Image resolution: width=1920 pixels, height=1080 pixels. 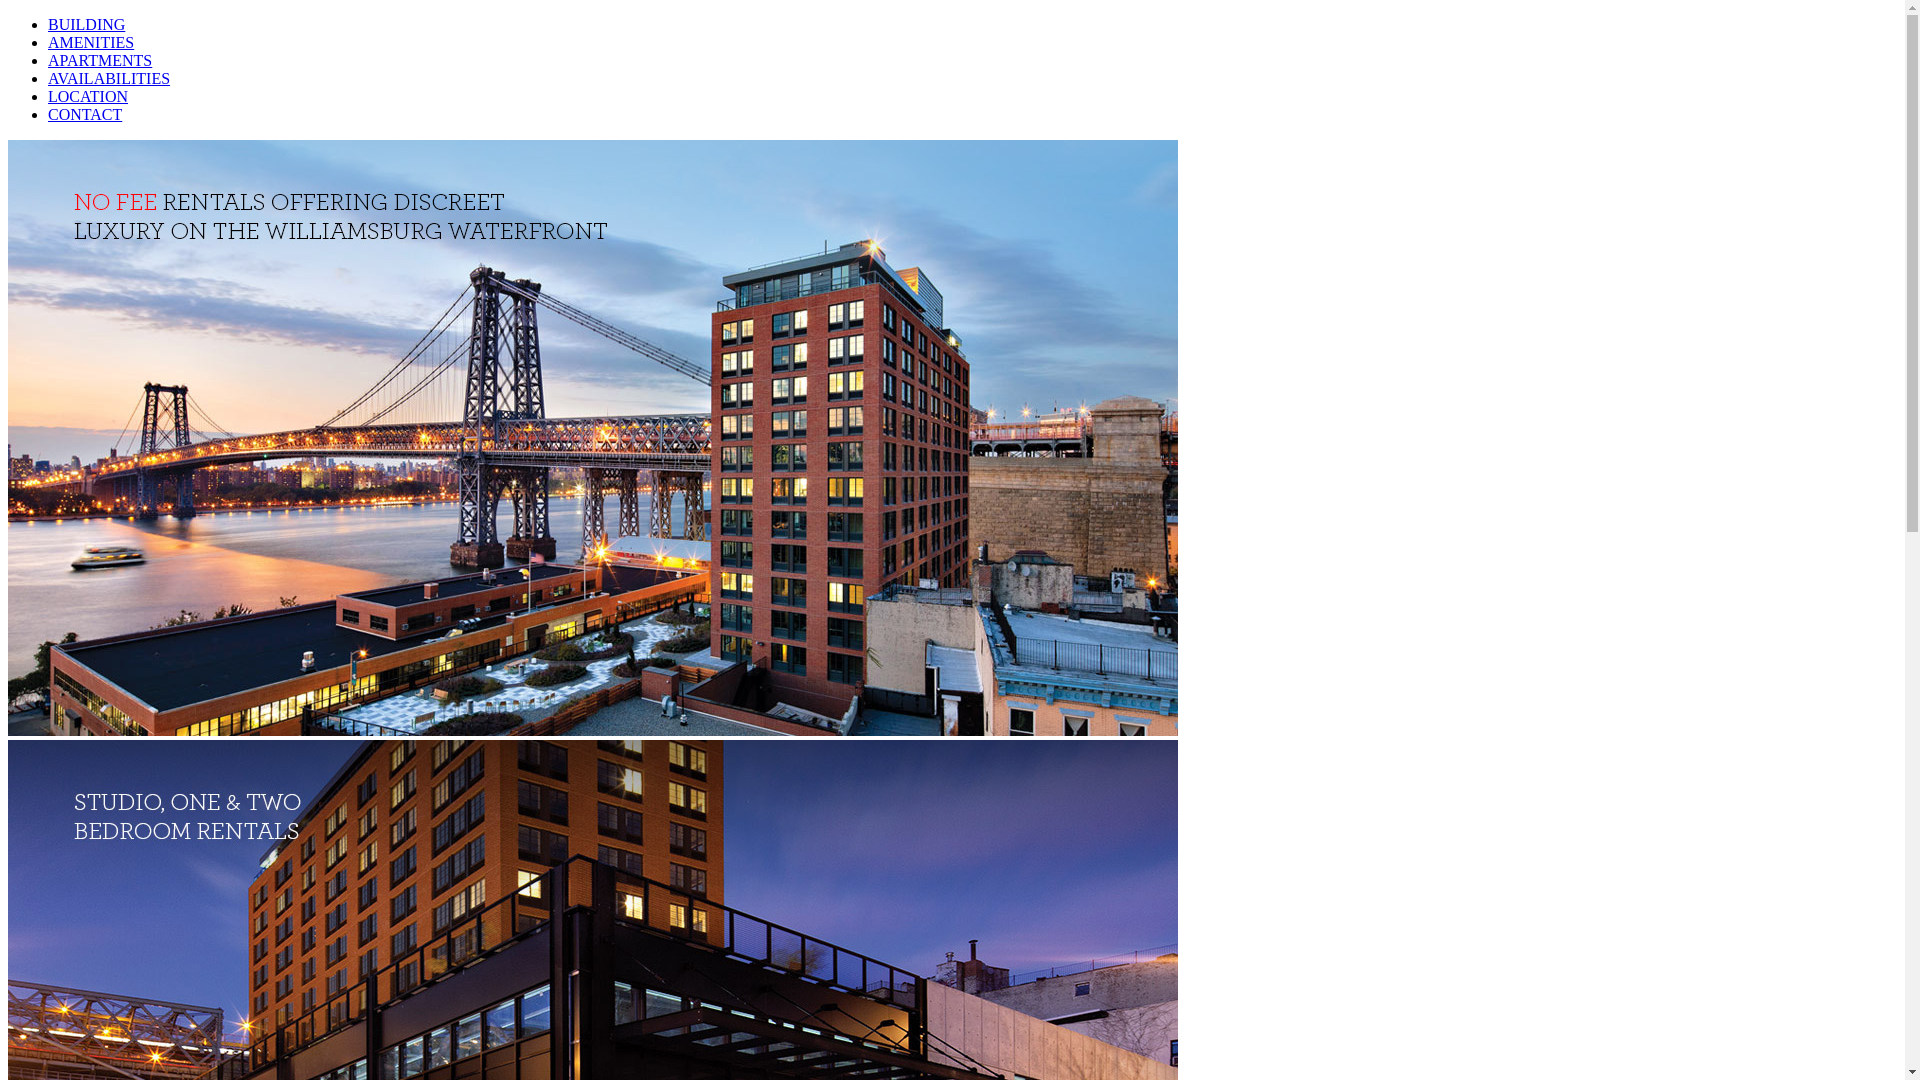 I want to click on 'BUILDING', so click(x=85, y=24).